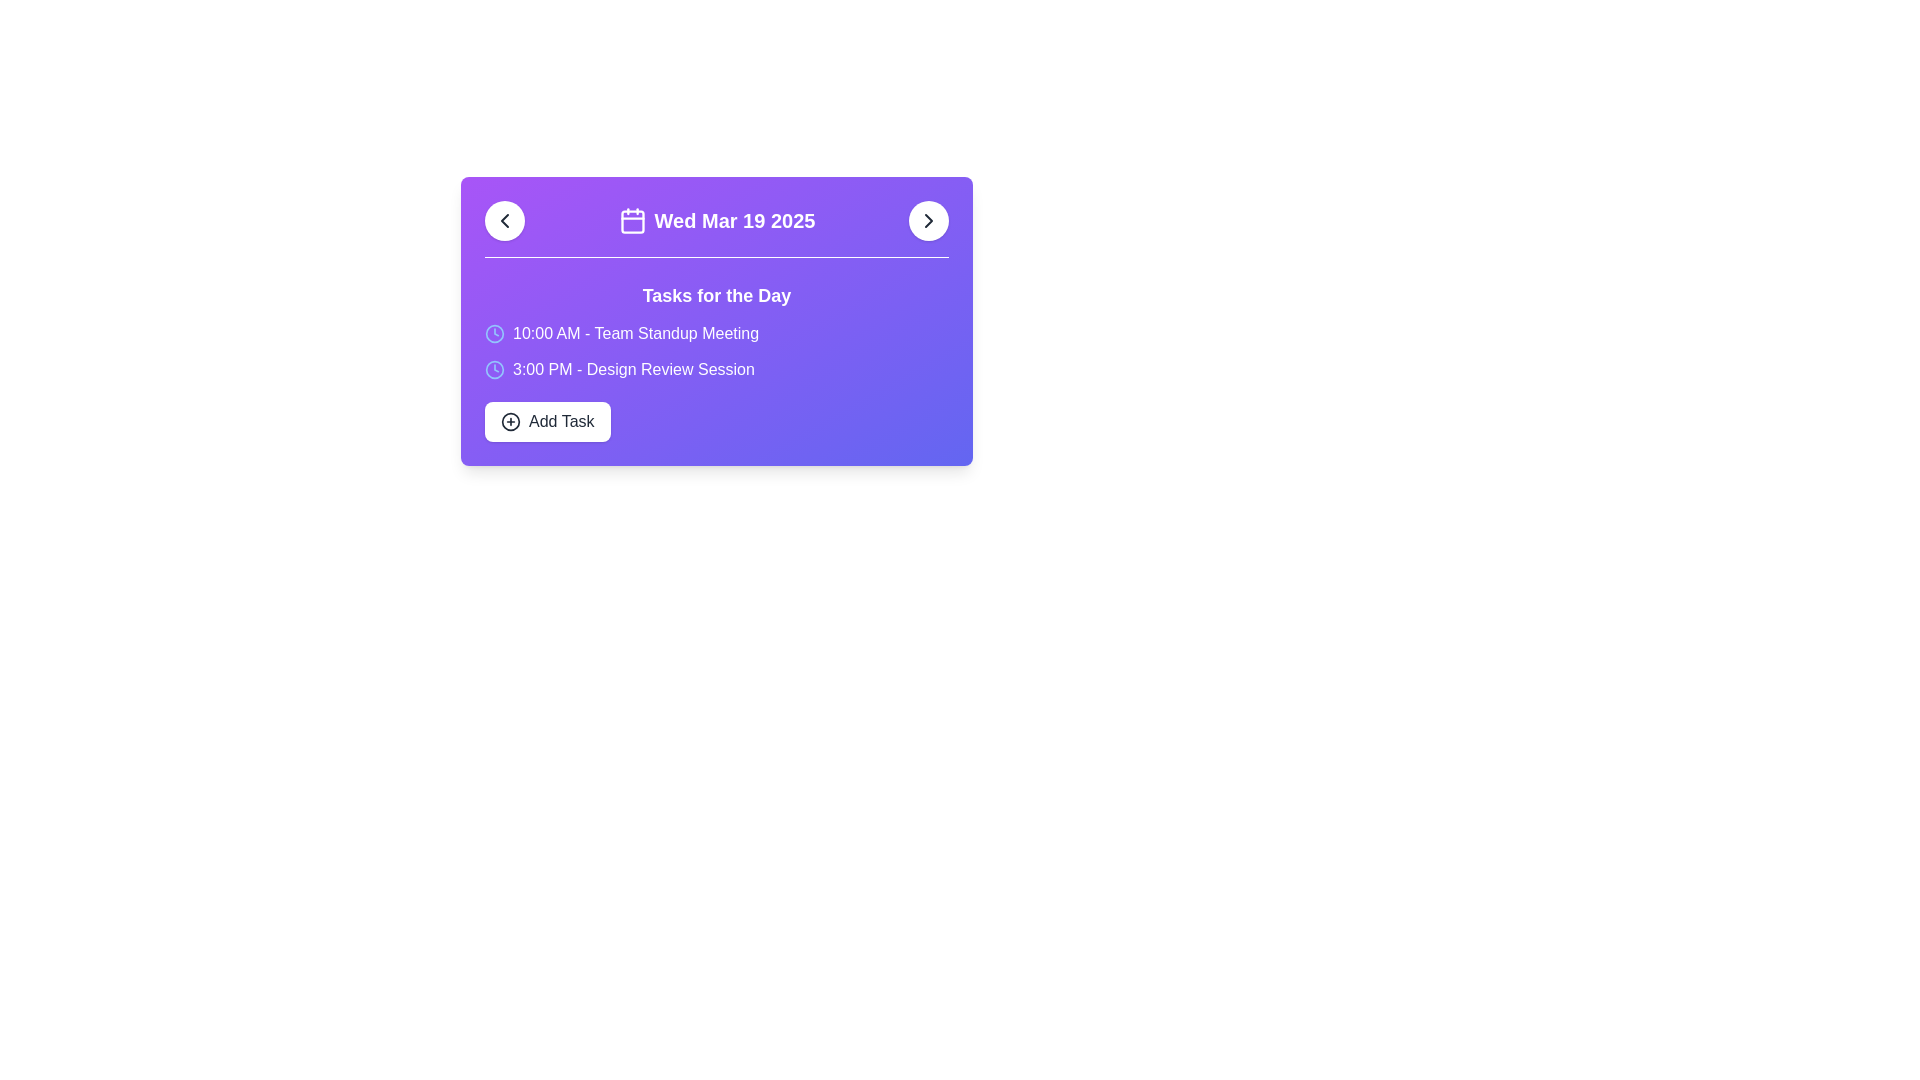 The height and width of the screenshot is (1080, 1920). Describe the element at coordinates (510, 420) in the screenshot. I see `the decorative border of the 'Add Task' button, which is the outermost circular component enclosing the '+' shape` at that location.